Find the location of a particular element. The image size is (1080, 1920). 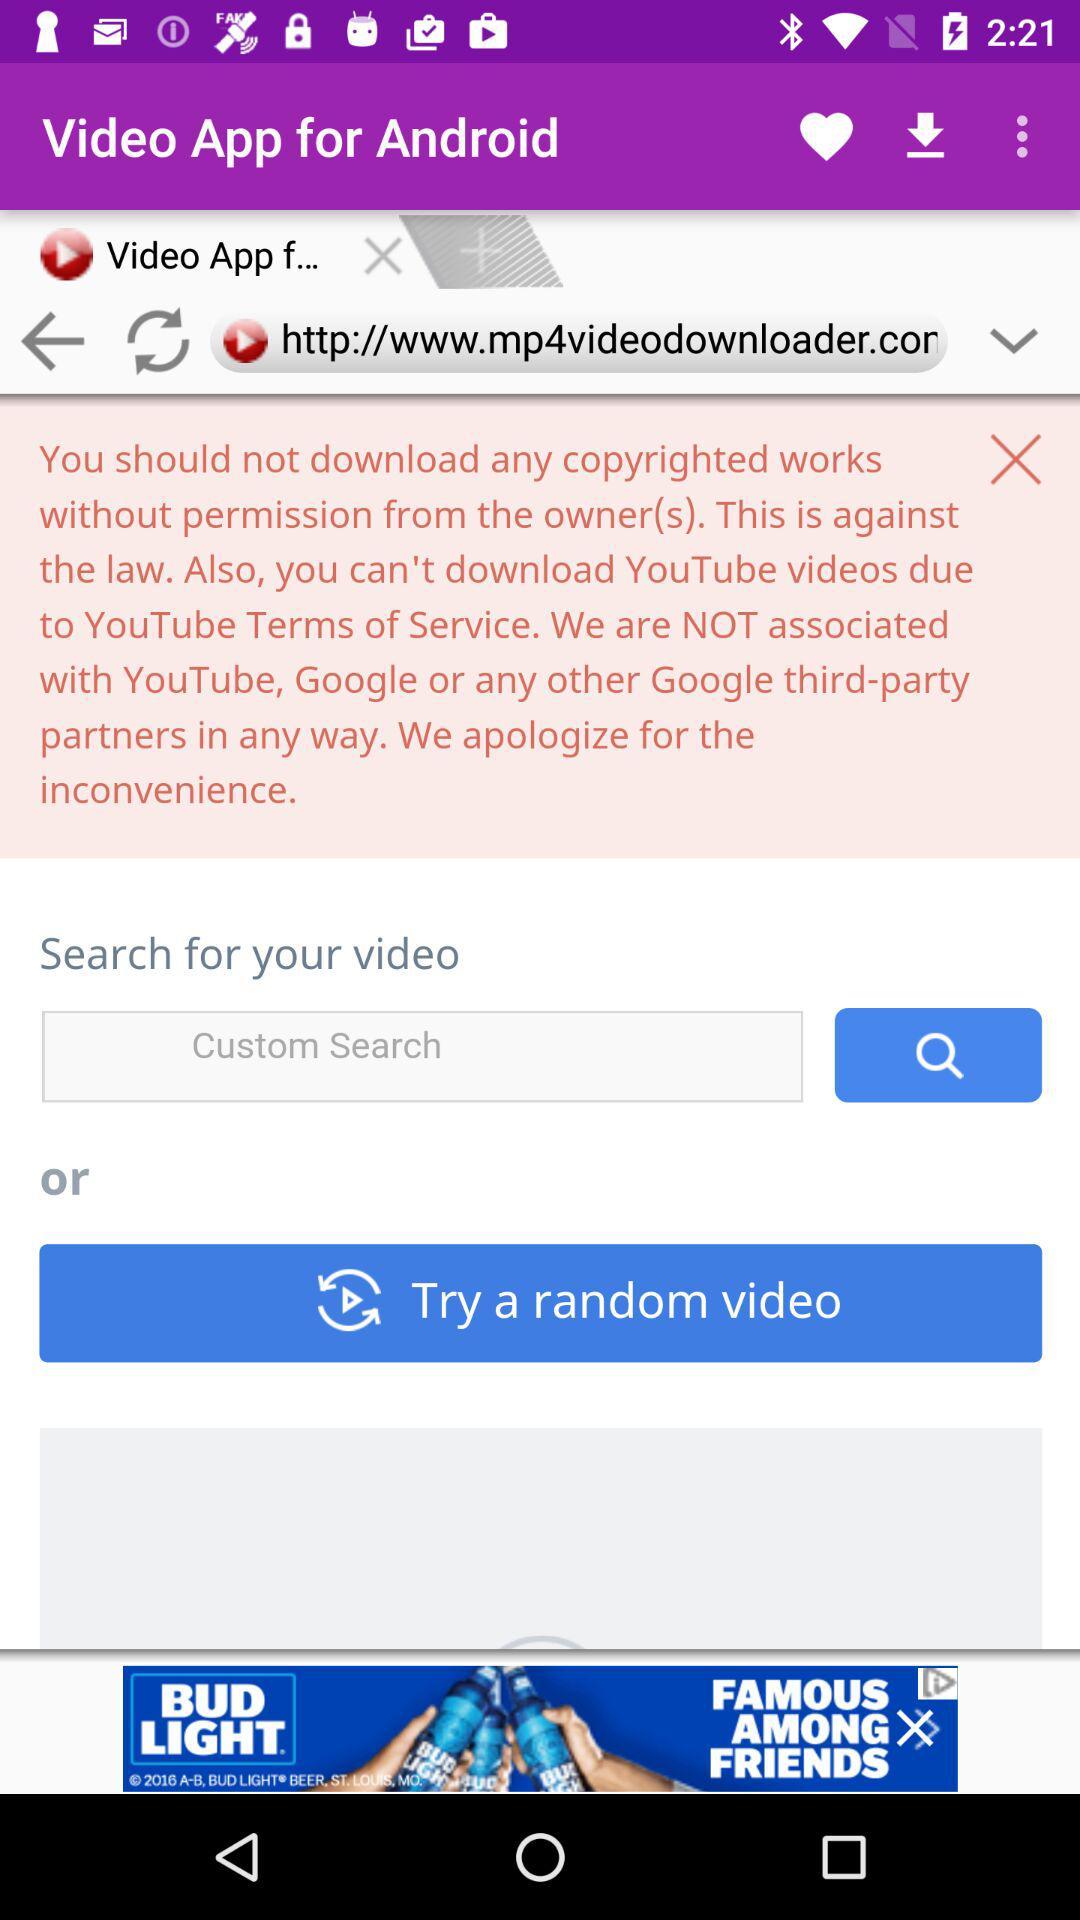

the refresh icon is located at coordinates (156, 341).